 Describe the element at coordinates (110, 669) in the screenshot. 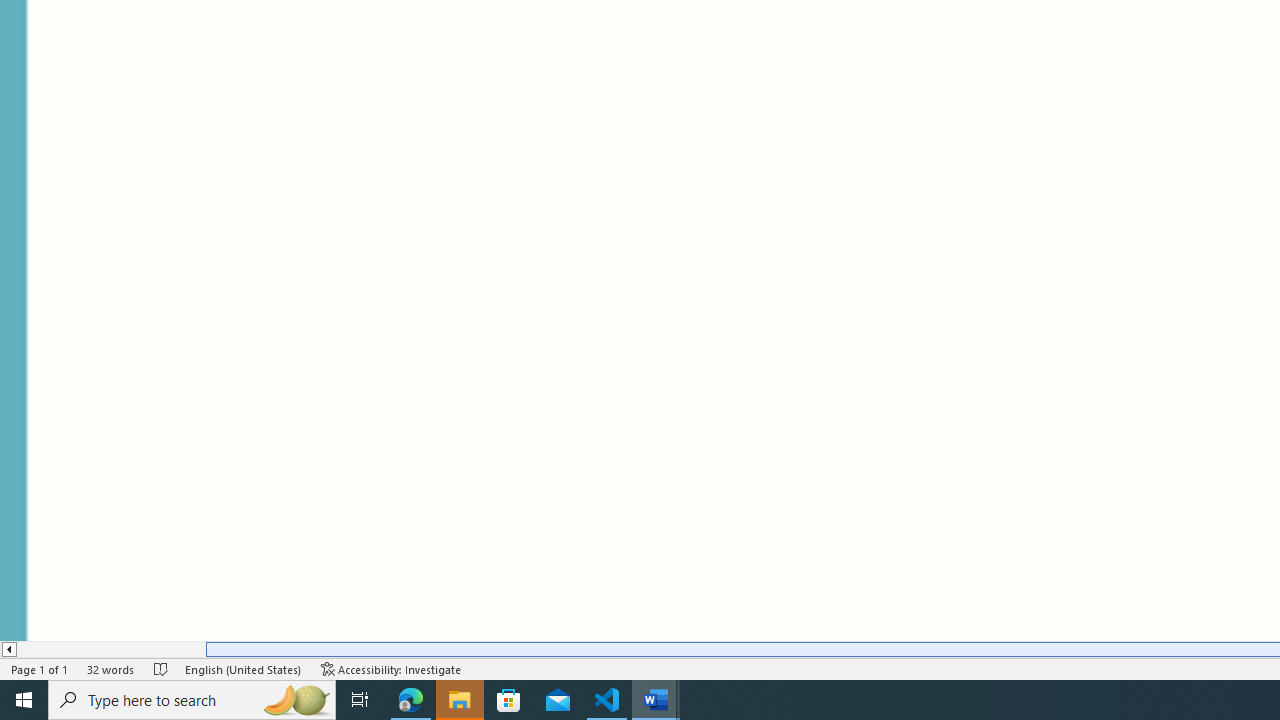

I see `'Word Count 32 words'` at that location.